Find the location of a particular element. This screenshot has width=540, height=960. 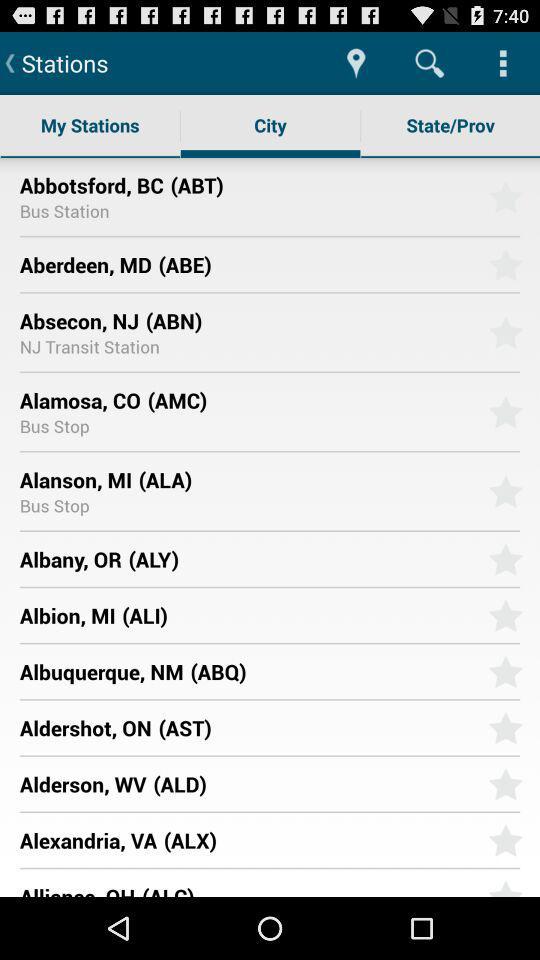

icon next to (abe) is located at coordinates (84, 263).